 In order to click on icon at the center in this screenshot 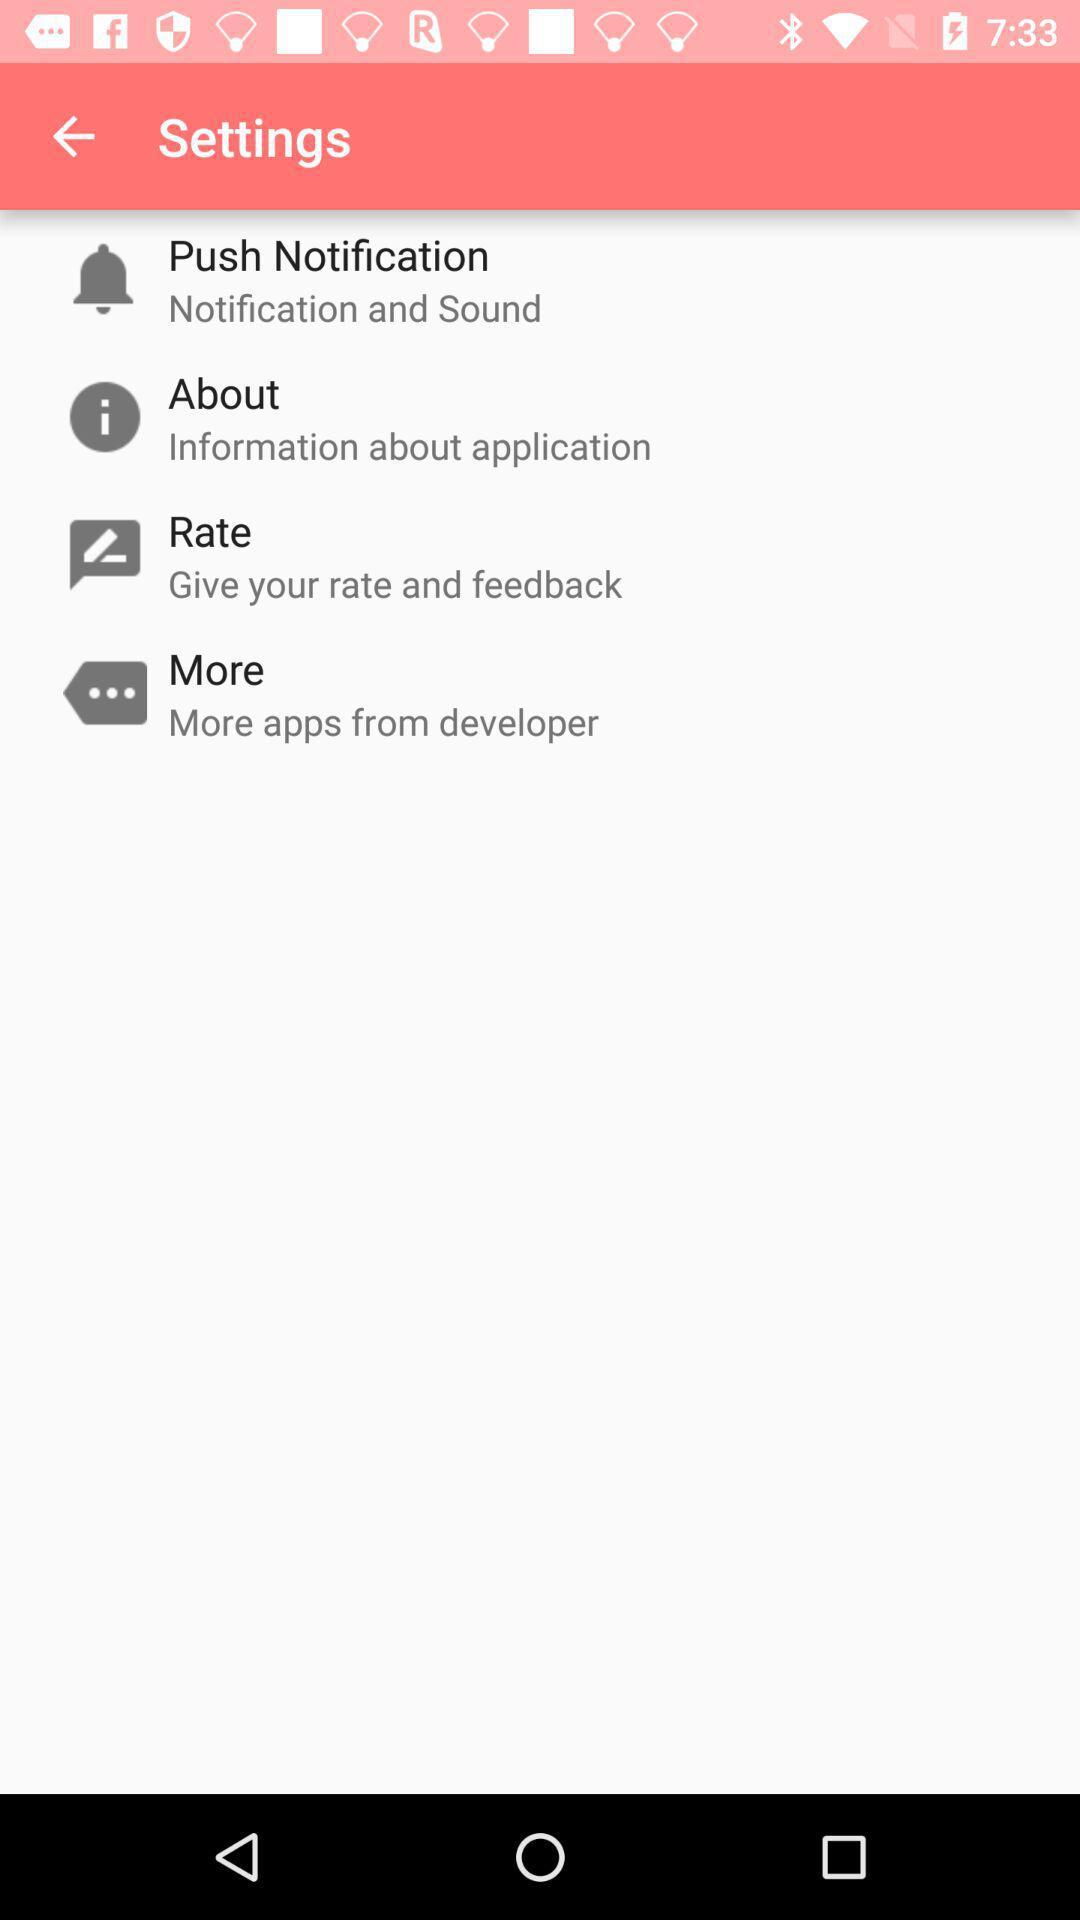, I will do `click(383, 720)`.